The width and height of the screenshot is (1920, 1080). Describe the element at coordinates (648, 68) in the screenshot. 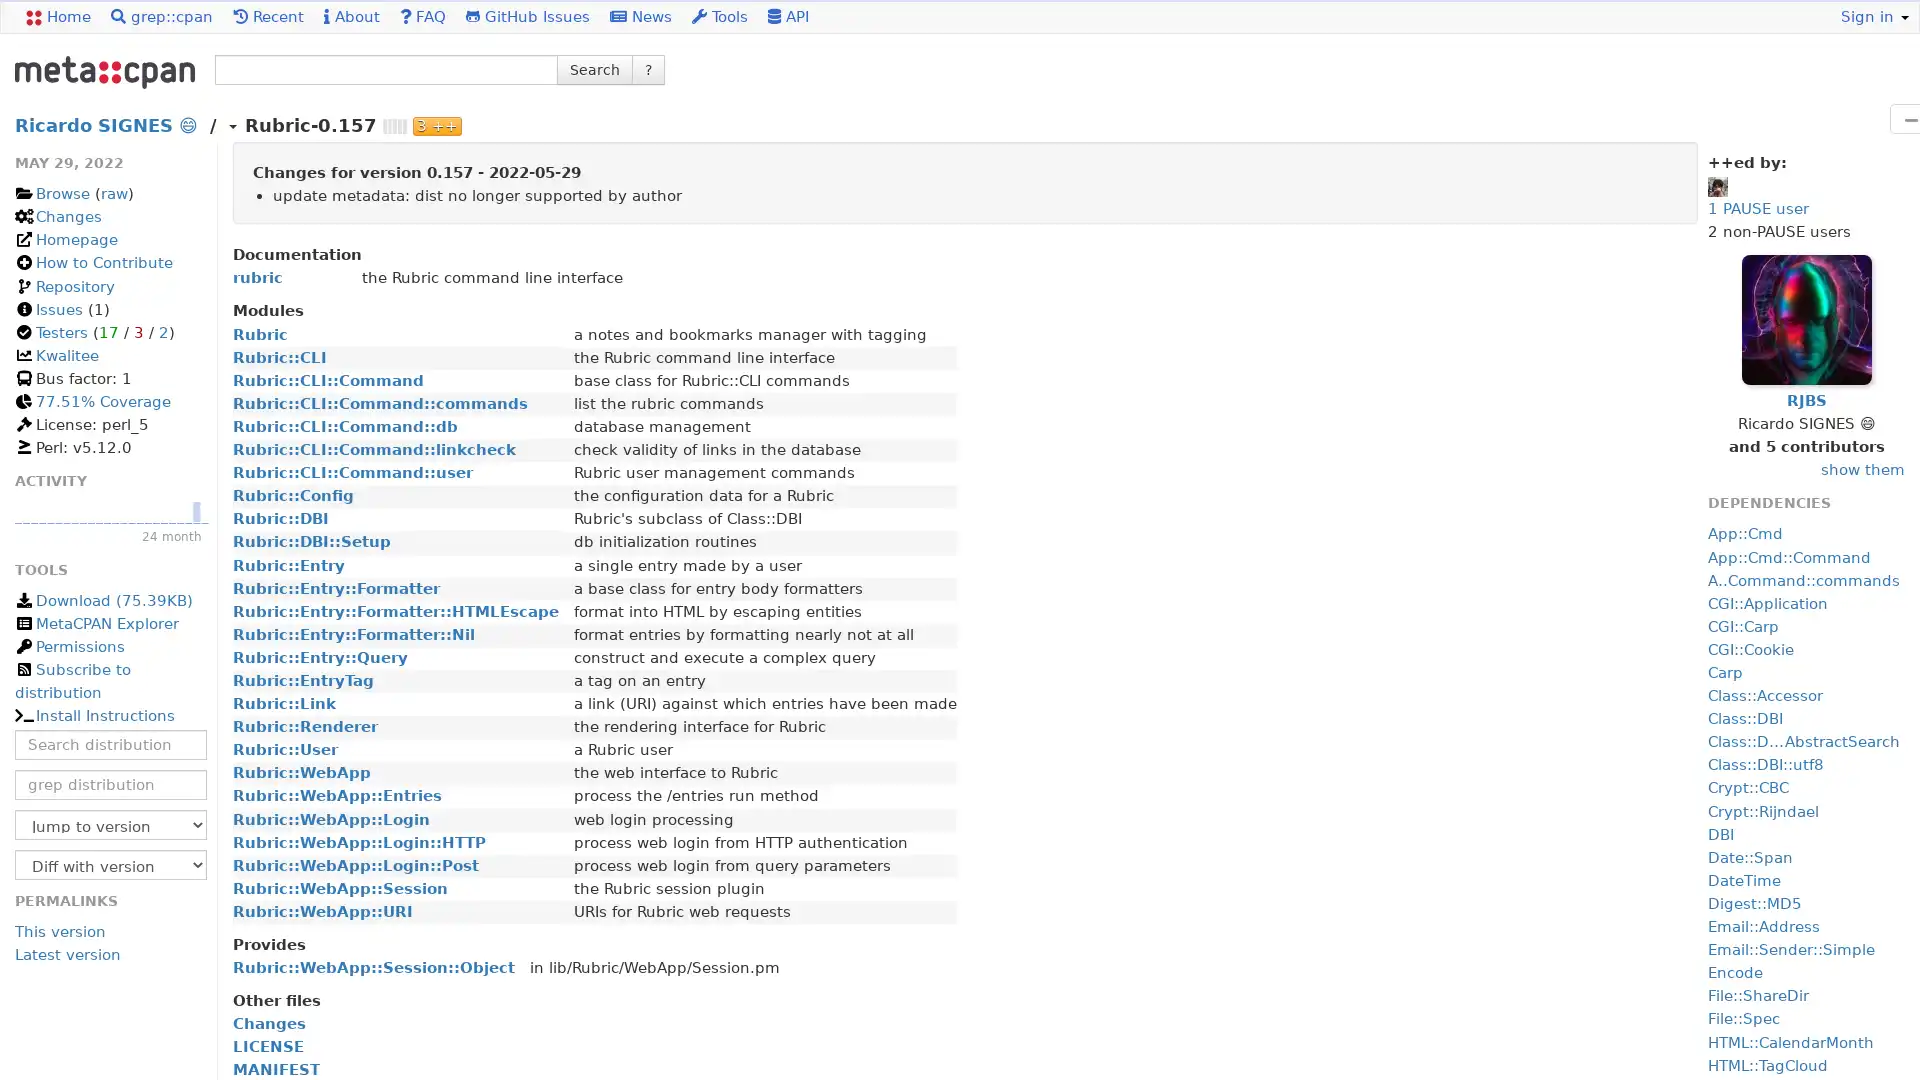

I see `?` at that location.